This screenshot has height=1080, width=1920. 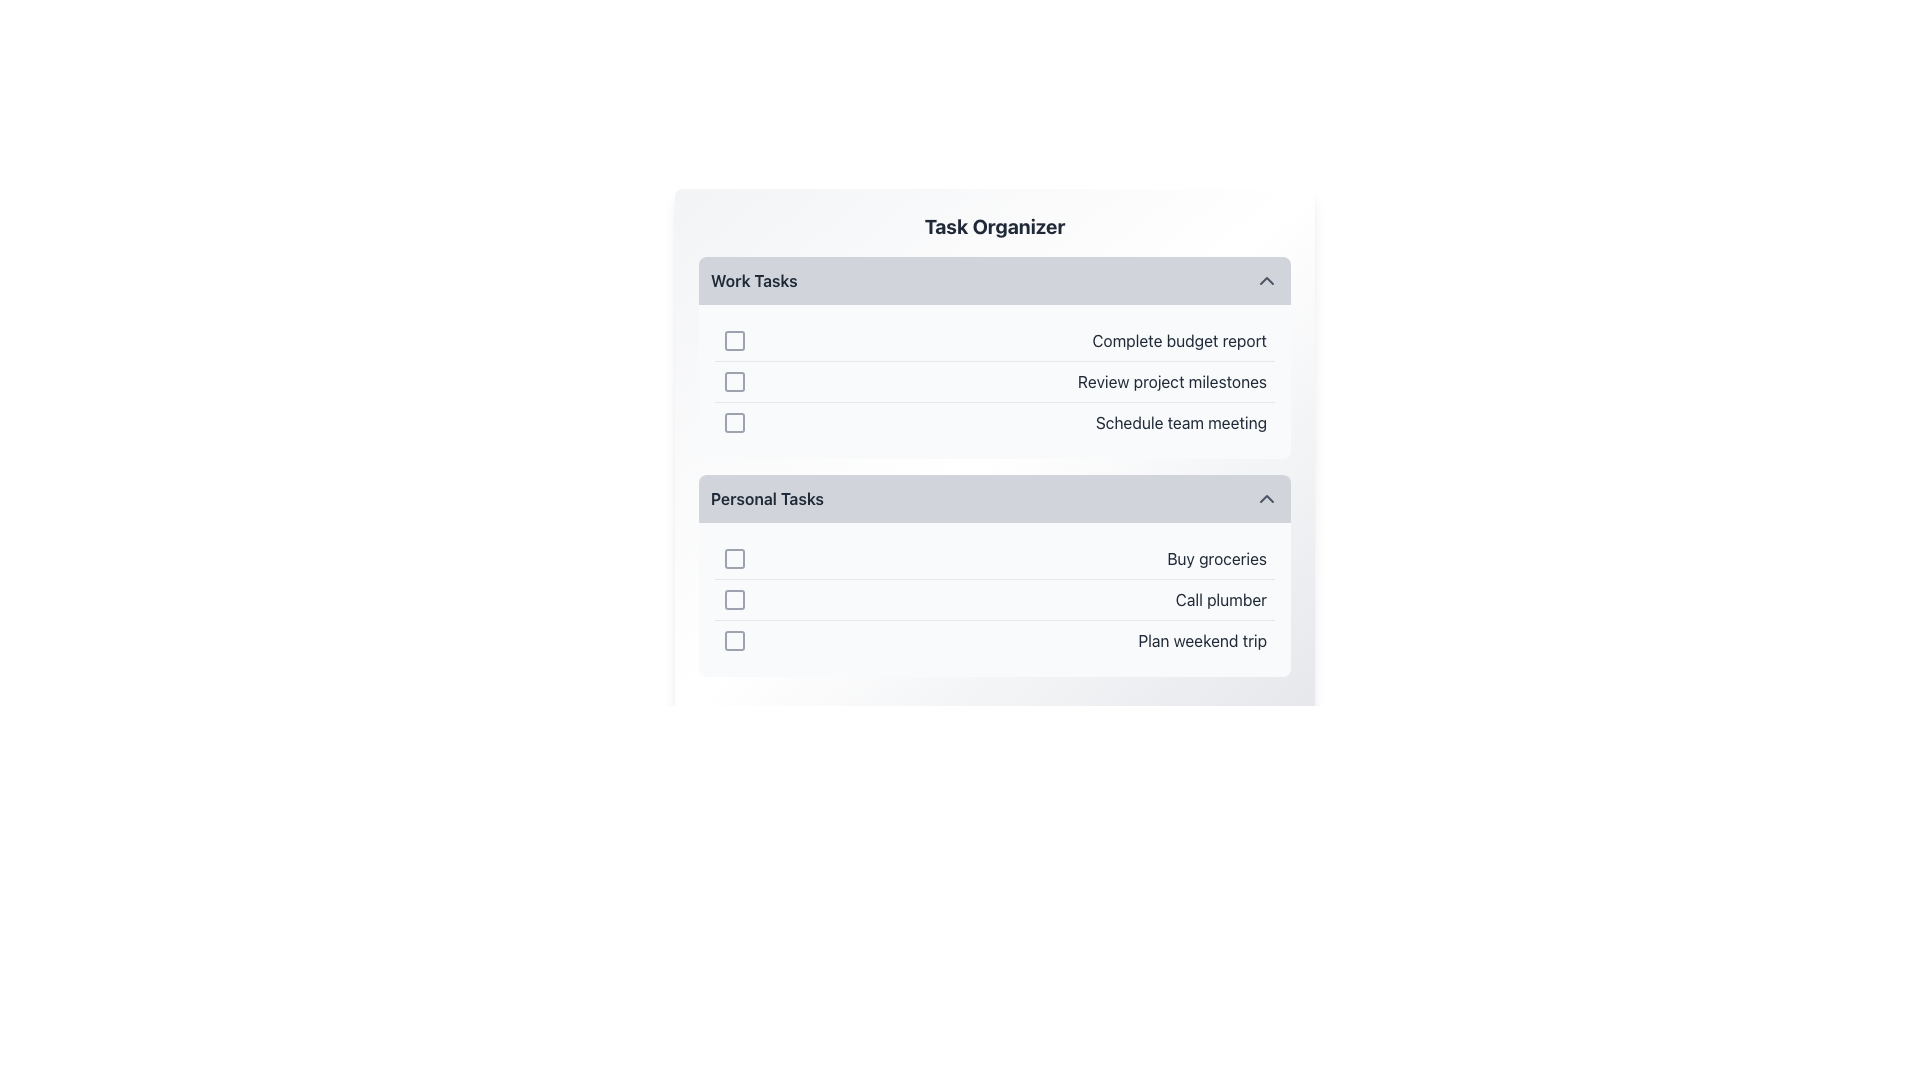 What do you see at coordinates (994, 559) in the screenshot?
I see `the checkbox of the first Task List Item under the 'Personal Tasks' section` at bounding box center [994, 559].